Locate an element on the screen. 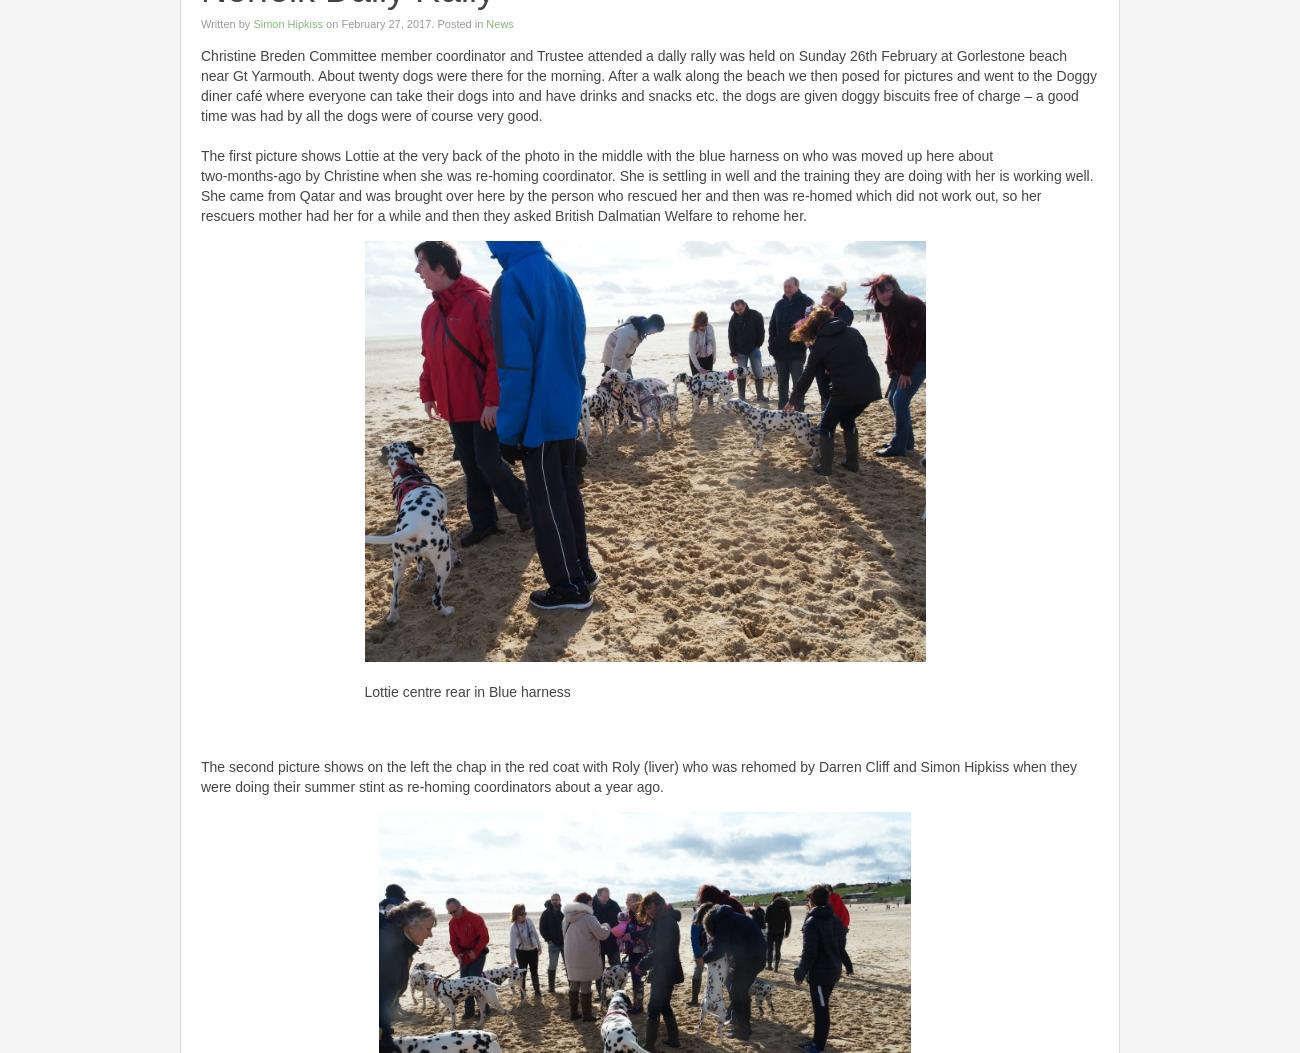 The width and height of the screenshot is (1300, 1053). 'on' is located at coordinates (331, 22).